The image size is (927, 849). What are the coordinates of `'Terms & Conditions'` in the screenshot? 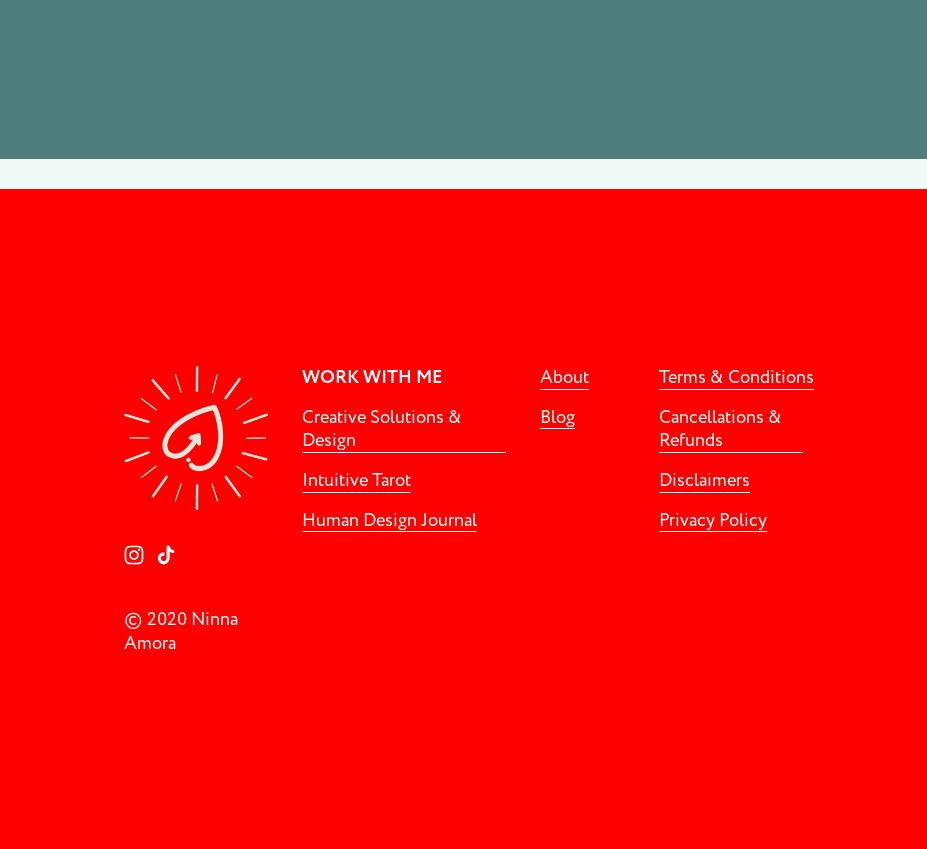 It's located at (734, 377).